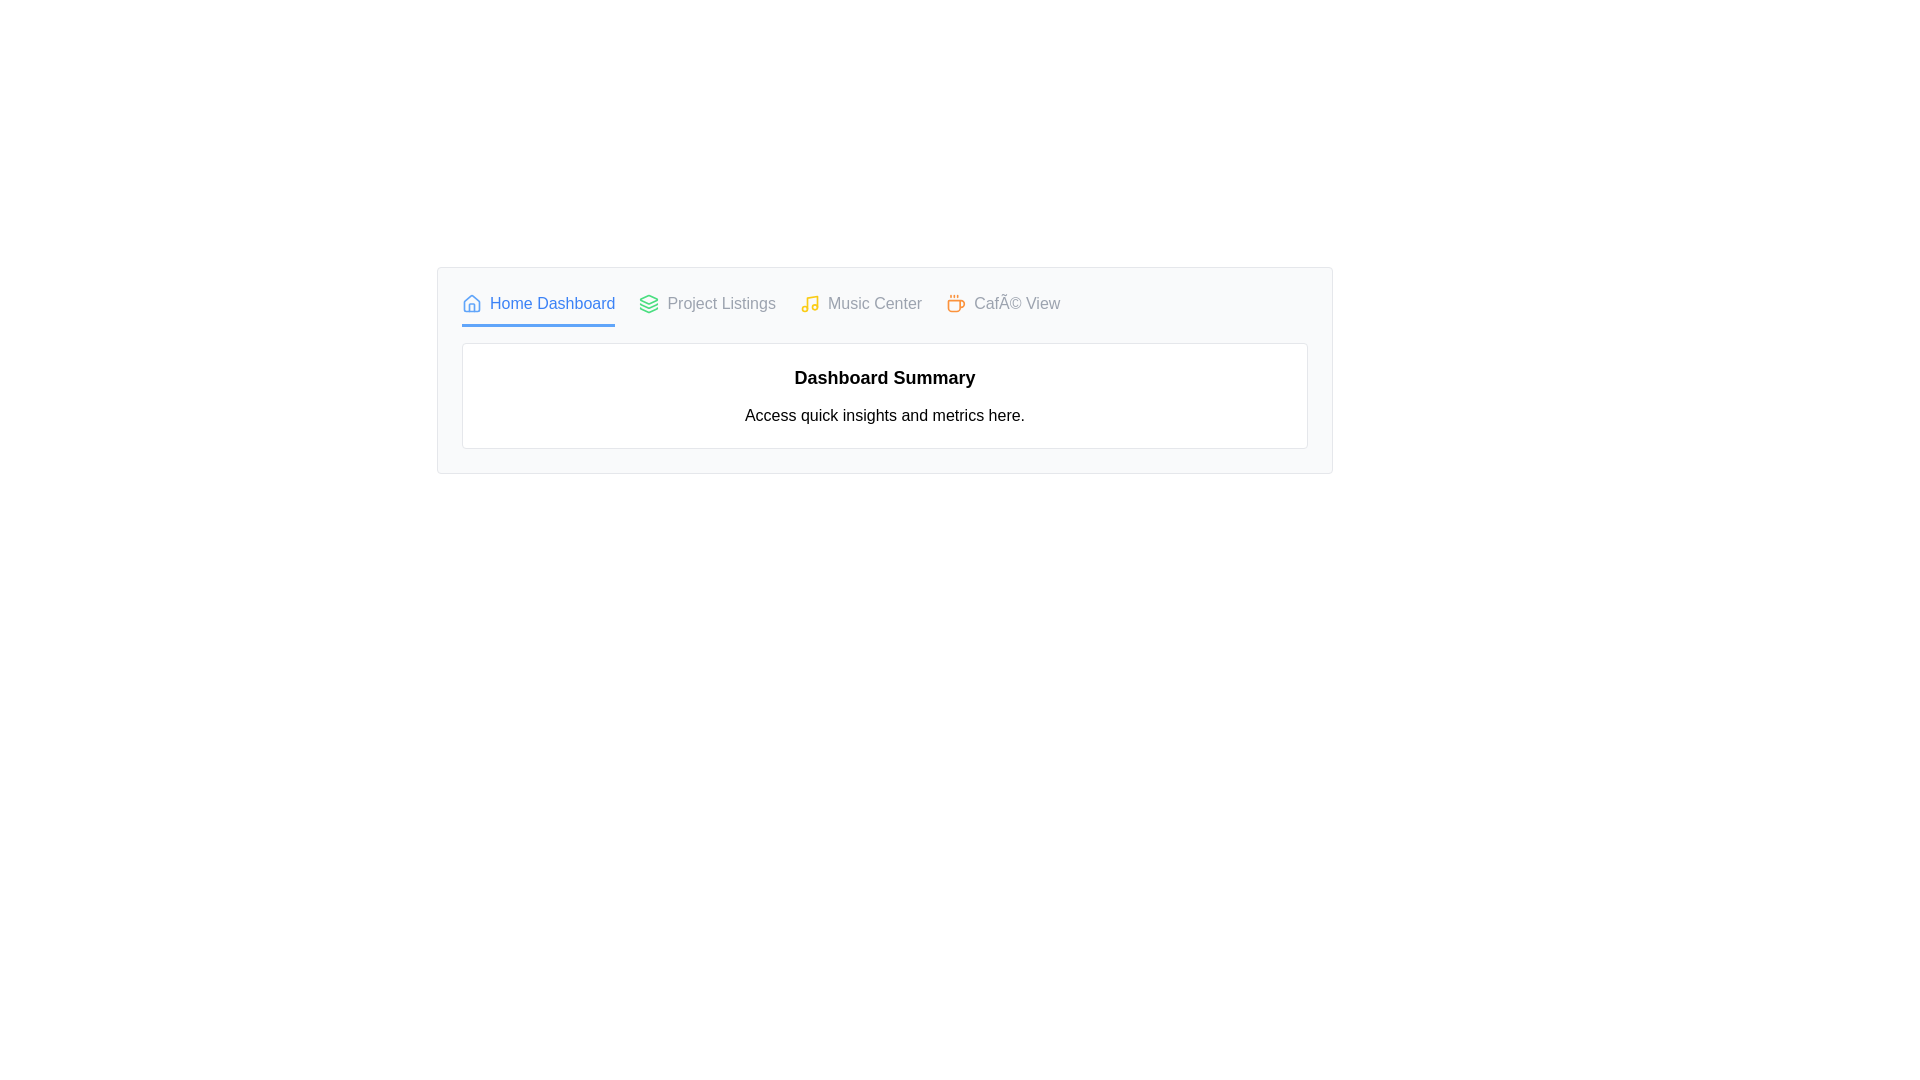  I want to click on the 'Music Center' label located in the navigation bar, positioned between 'Project Listings' and 'Café View', so click(874, 304).